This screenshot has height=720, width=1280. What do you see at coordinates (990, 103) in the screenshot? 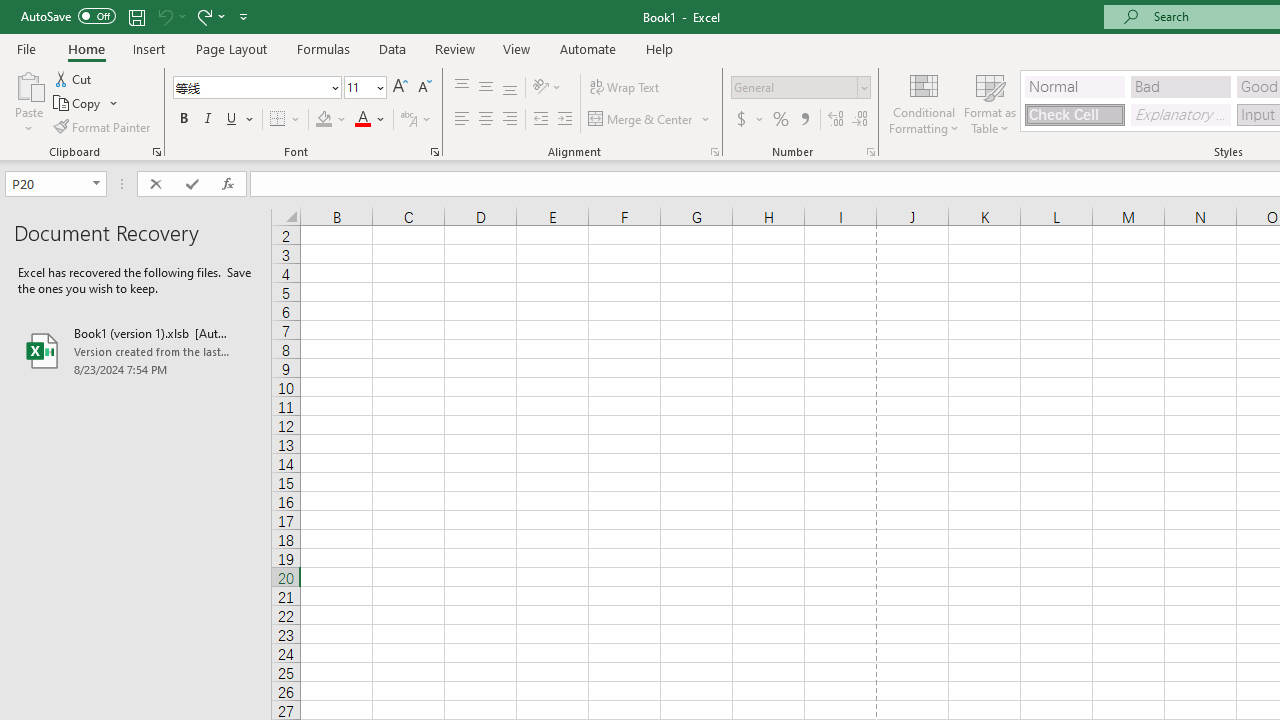
I see `'Format as Table'` at bounding box center [990, 103].